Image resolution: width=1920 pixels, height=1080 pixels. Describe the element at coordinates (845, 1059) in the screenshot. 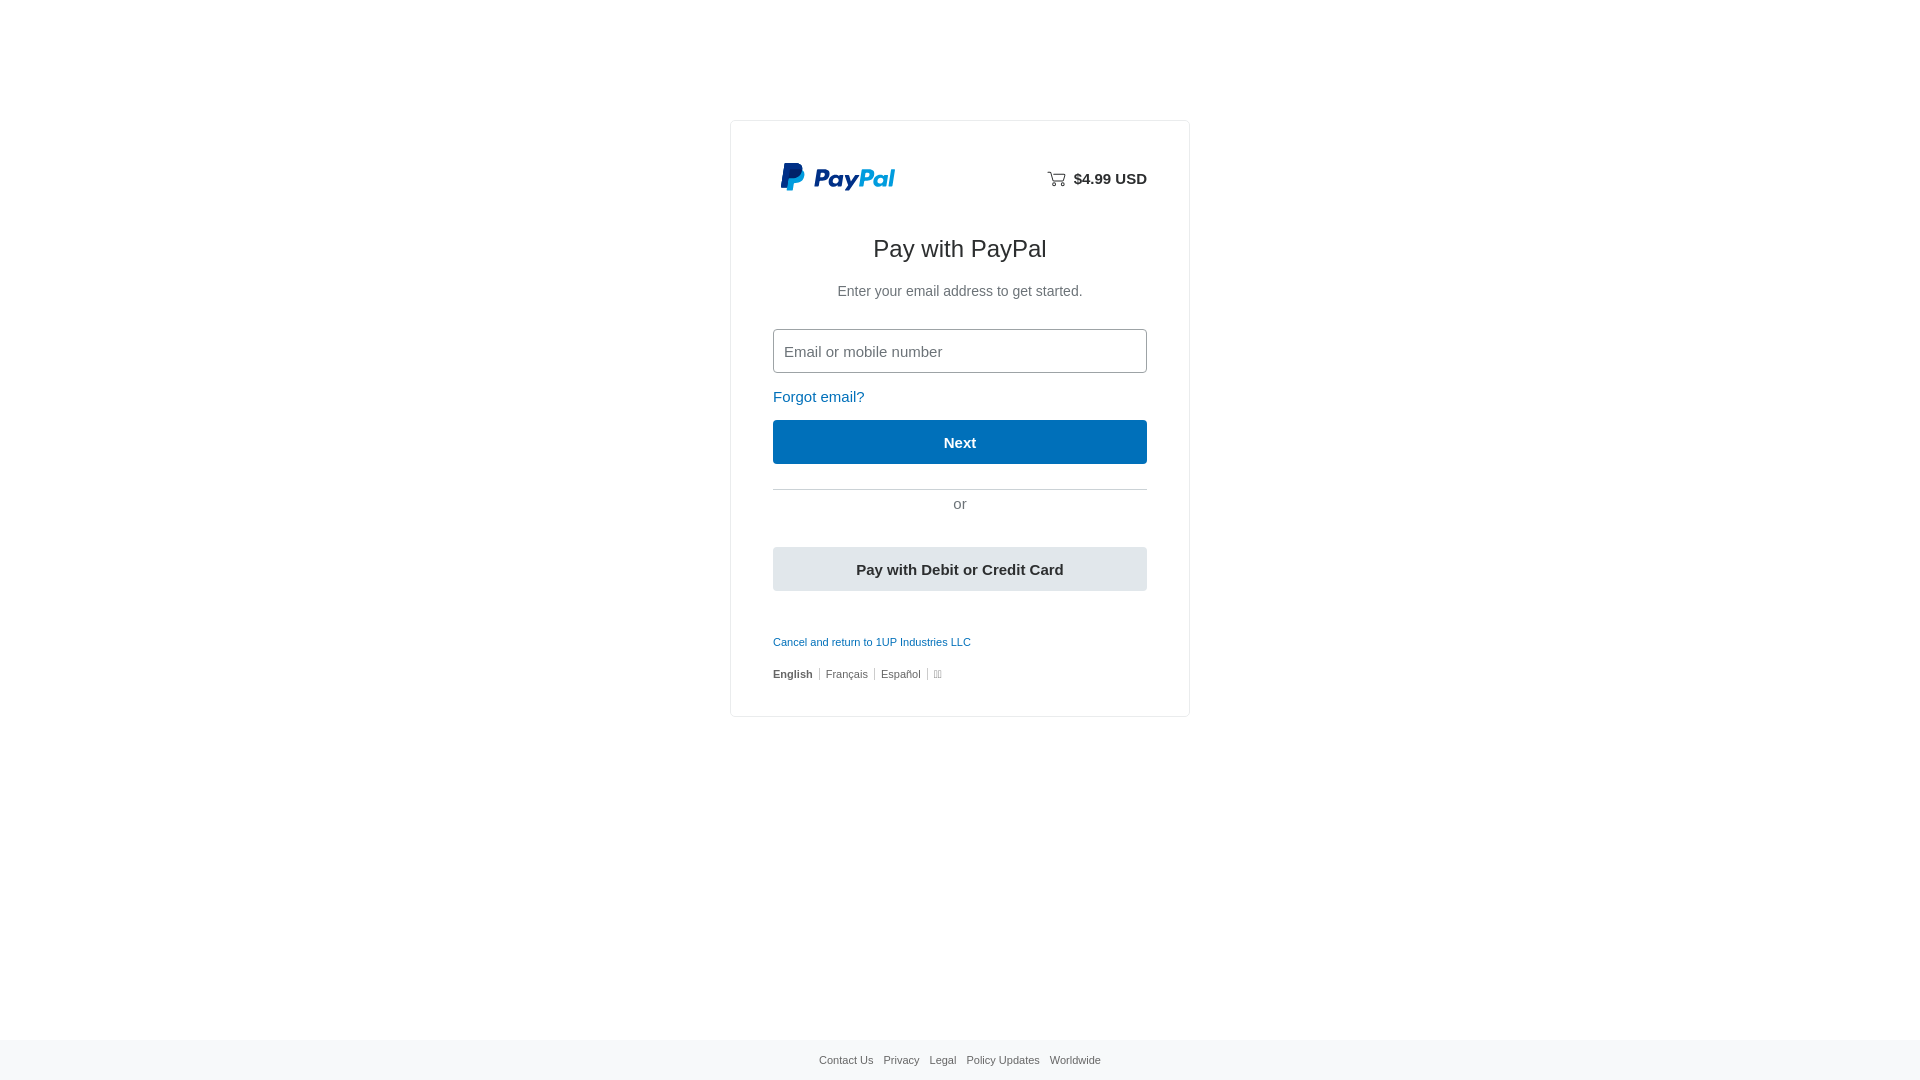

I see `'Contact Us'` at that location.